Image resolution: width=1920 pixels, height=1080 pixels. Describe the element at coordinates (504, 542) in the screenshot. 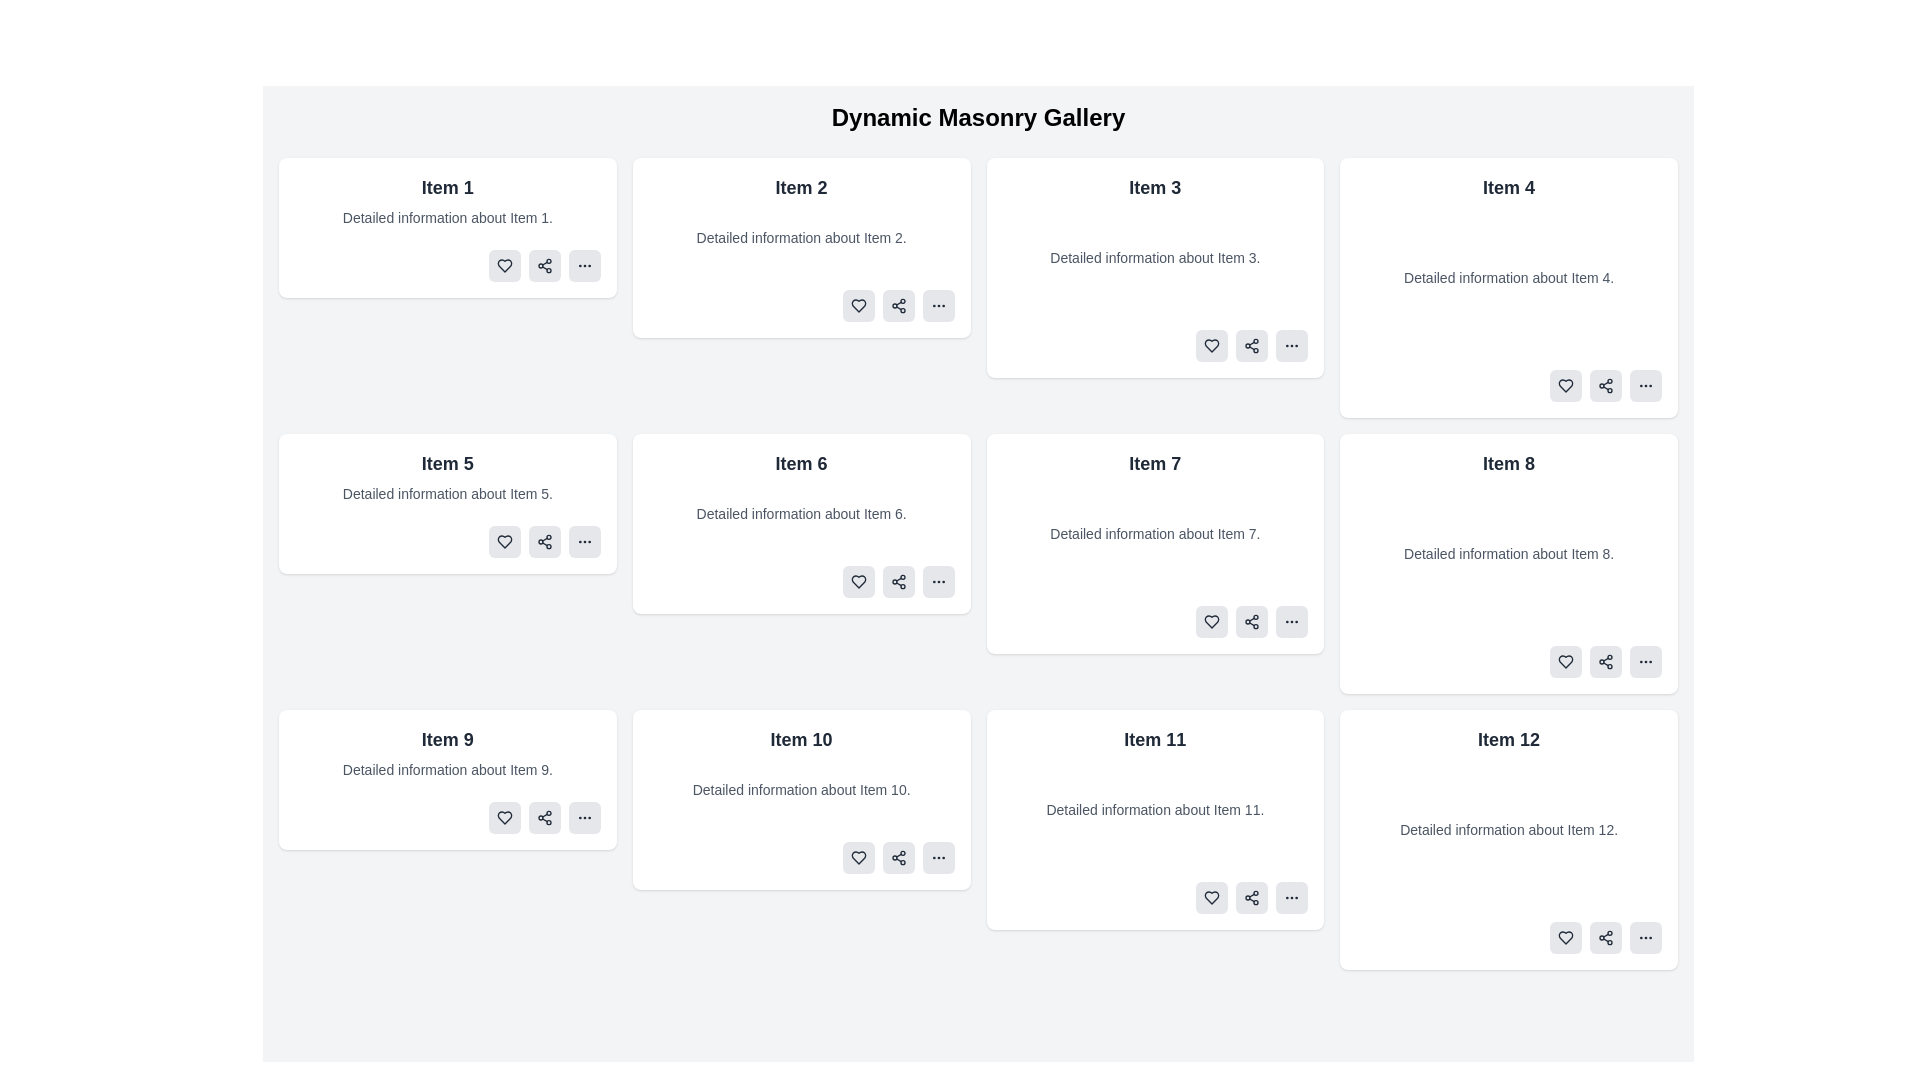

I see `the heart-shaped icon button located in the bottom-left section of the card labeled 'Item 5' to like the item` at that location.